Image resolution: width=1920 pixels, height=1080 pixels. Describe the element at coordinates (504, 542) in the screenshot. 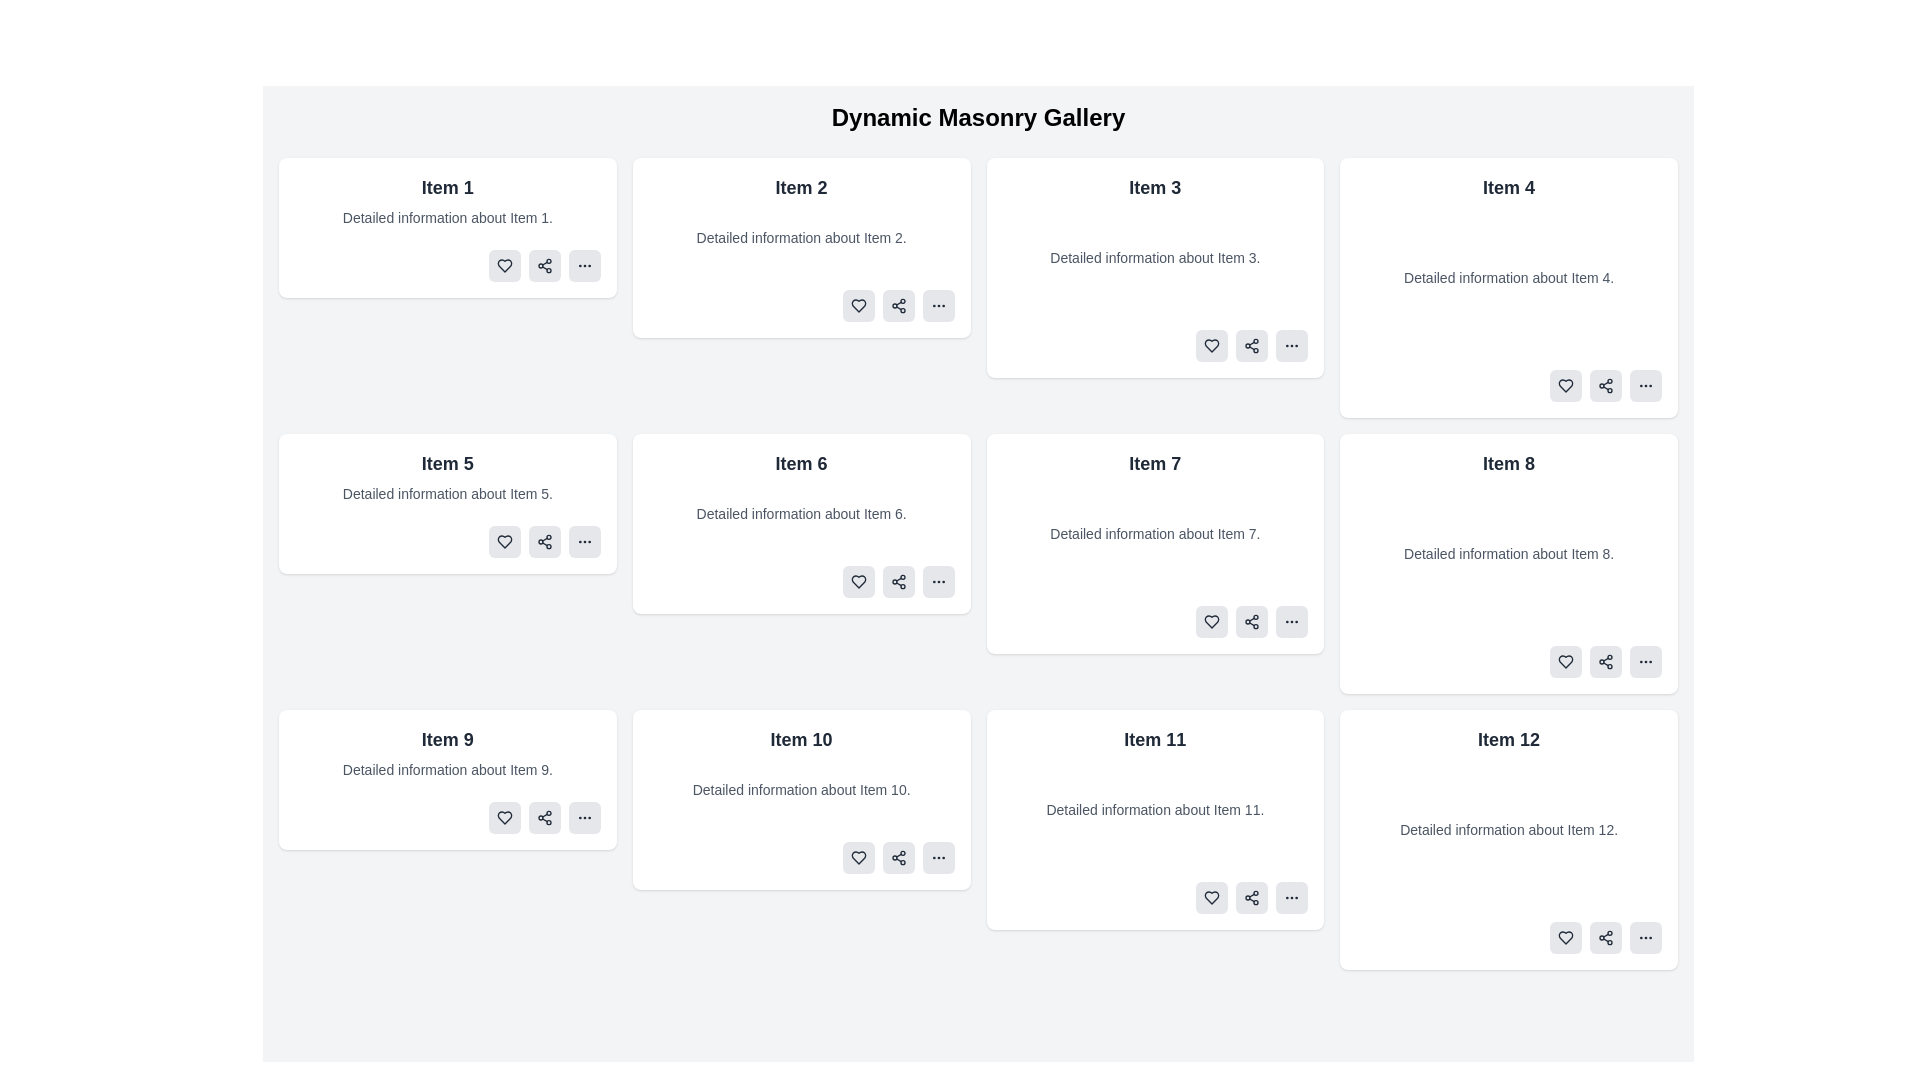

I see `the heart-shaped icon button located in the bottom-left section of the card labeled 'Item 5' to like the item` at that location.